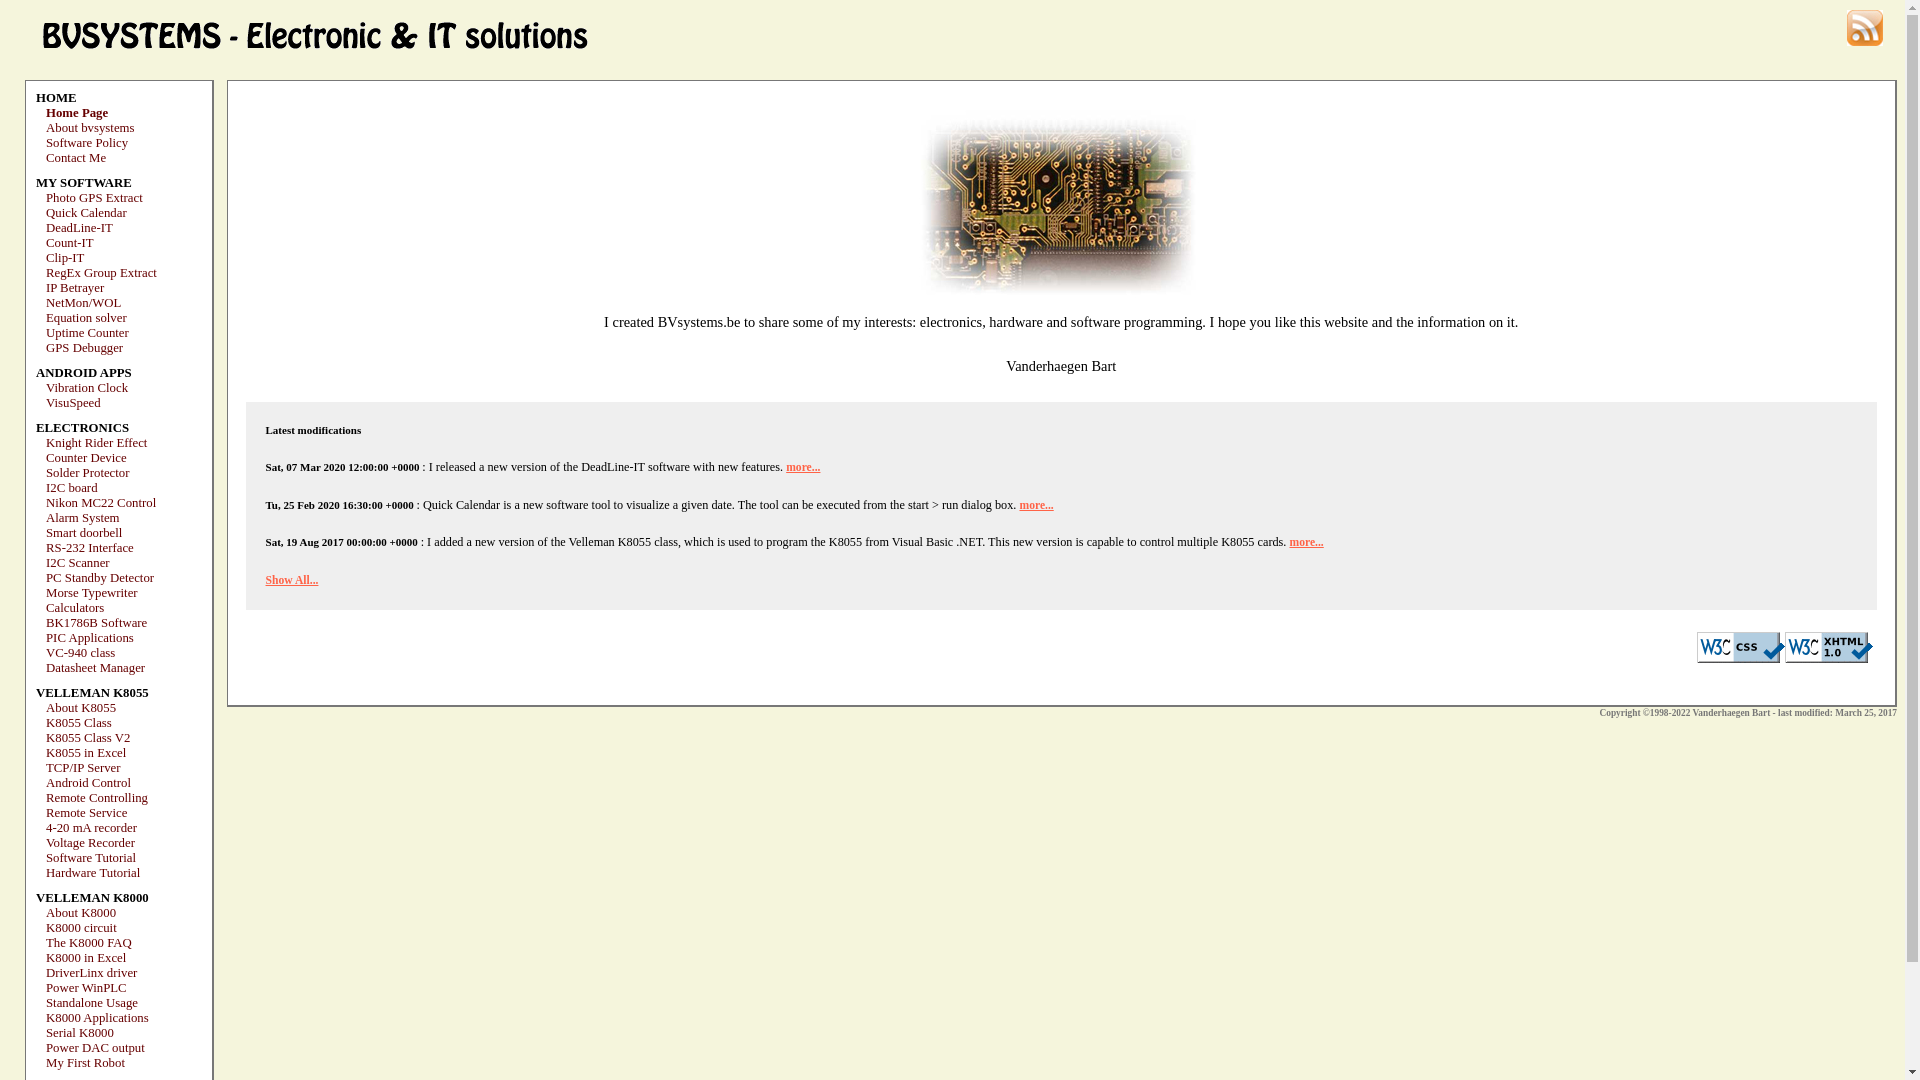 The height and width of the screenshot is (1080, 1920). What do you see at coordinates (80, 707) in the screenshot?
I see `'About K8055'` at bounding box center [80, 707].